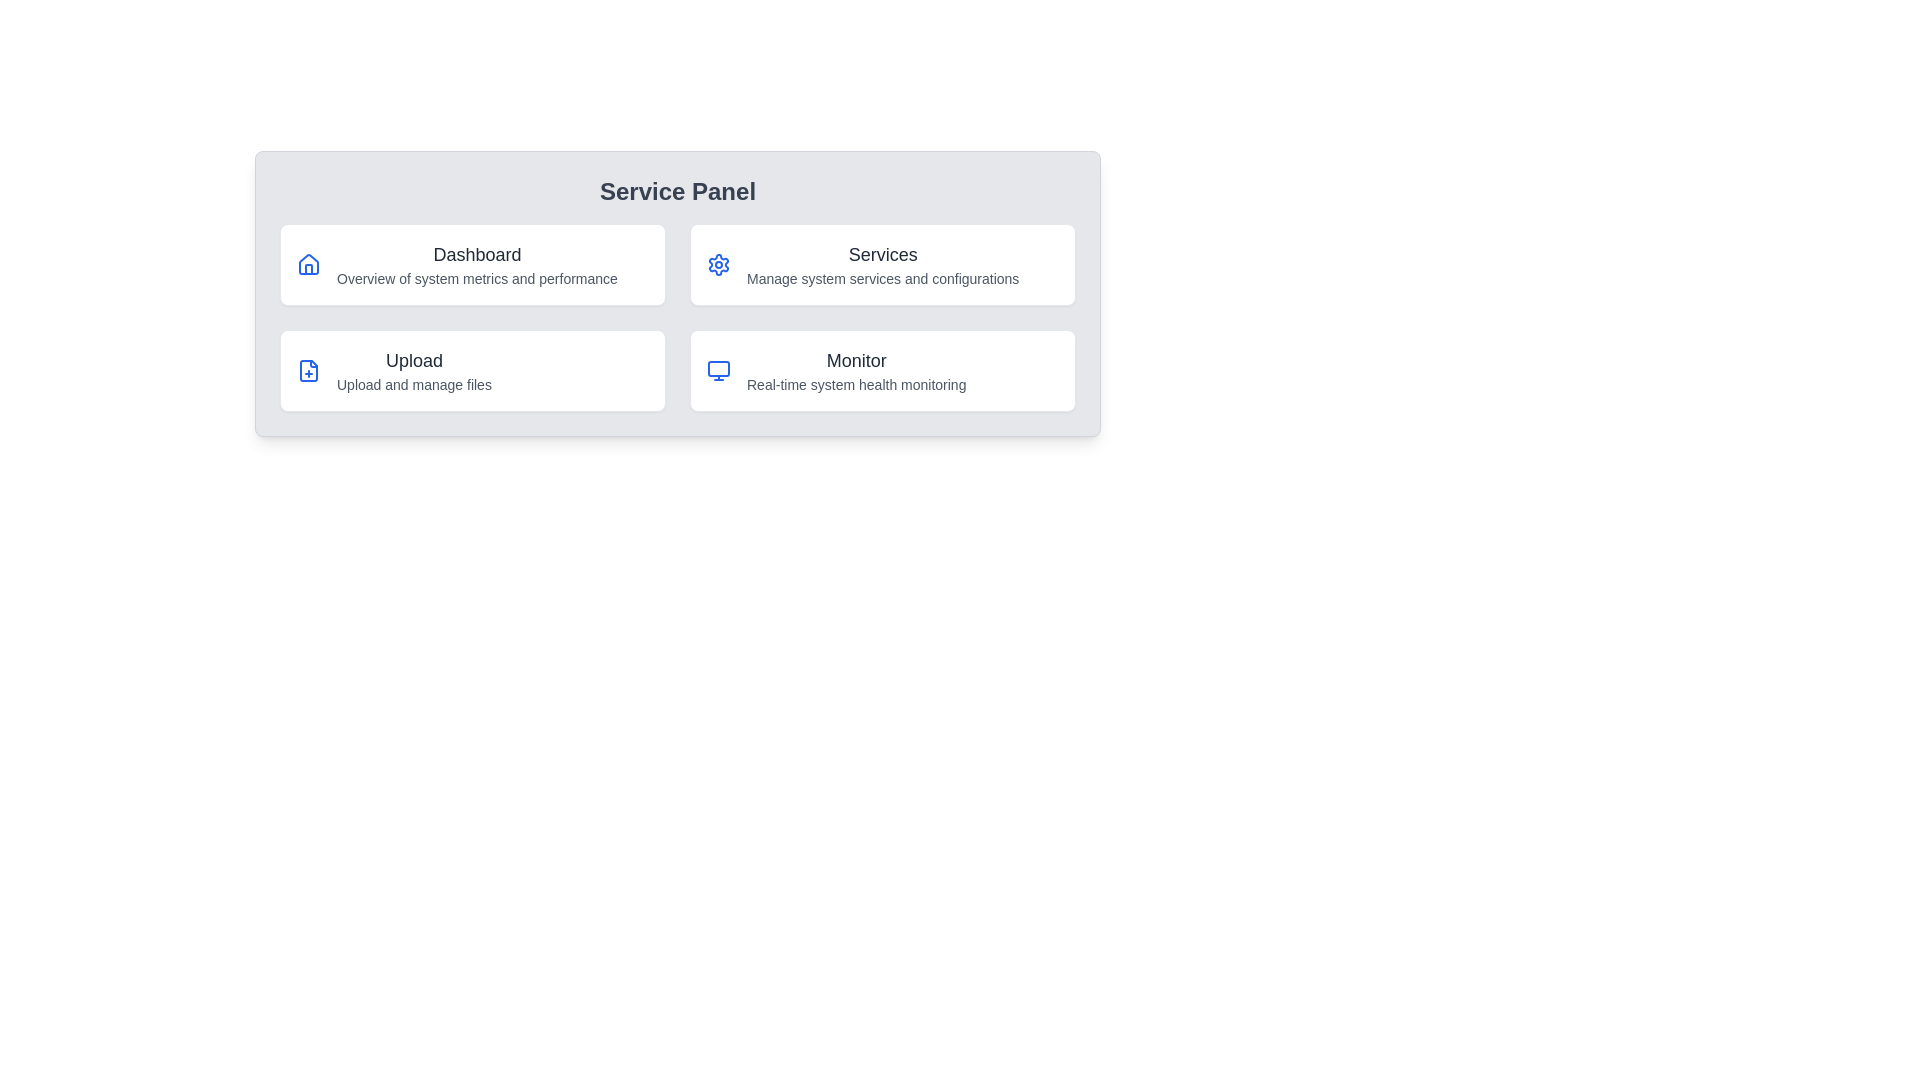  What do you see at coordinates (856, 370) in the screenshot?
I see `the 'Monitor' text label, which is prominently displayed in bold with a larger font size, located in the bottom-right card of a four-grid layout` at bounding box center [856, 370].